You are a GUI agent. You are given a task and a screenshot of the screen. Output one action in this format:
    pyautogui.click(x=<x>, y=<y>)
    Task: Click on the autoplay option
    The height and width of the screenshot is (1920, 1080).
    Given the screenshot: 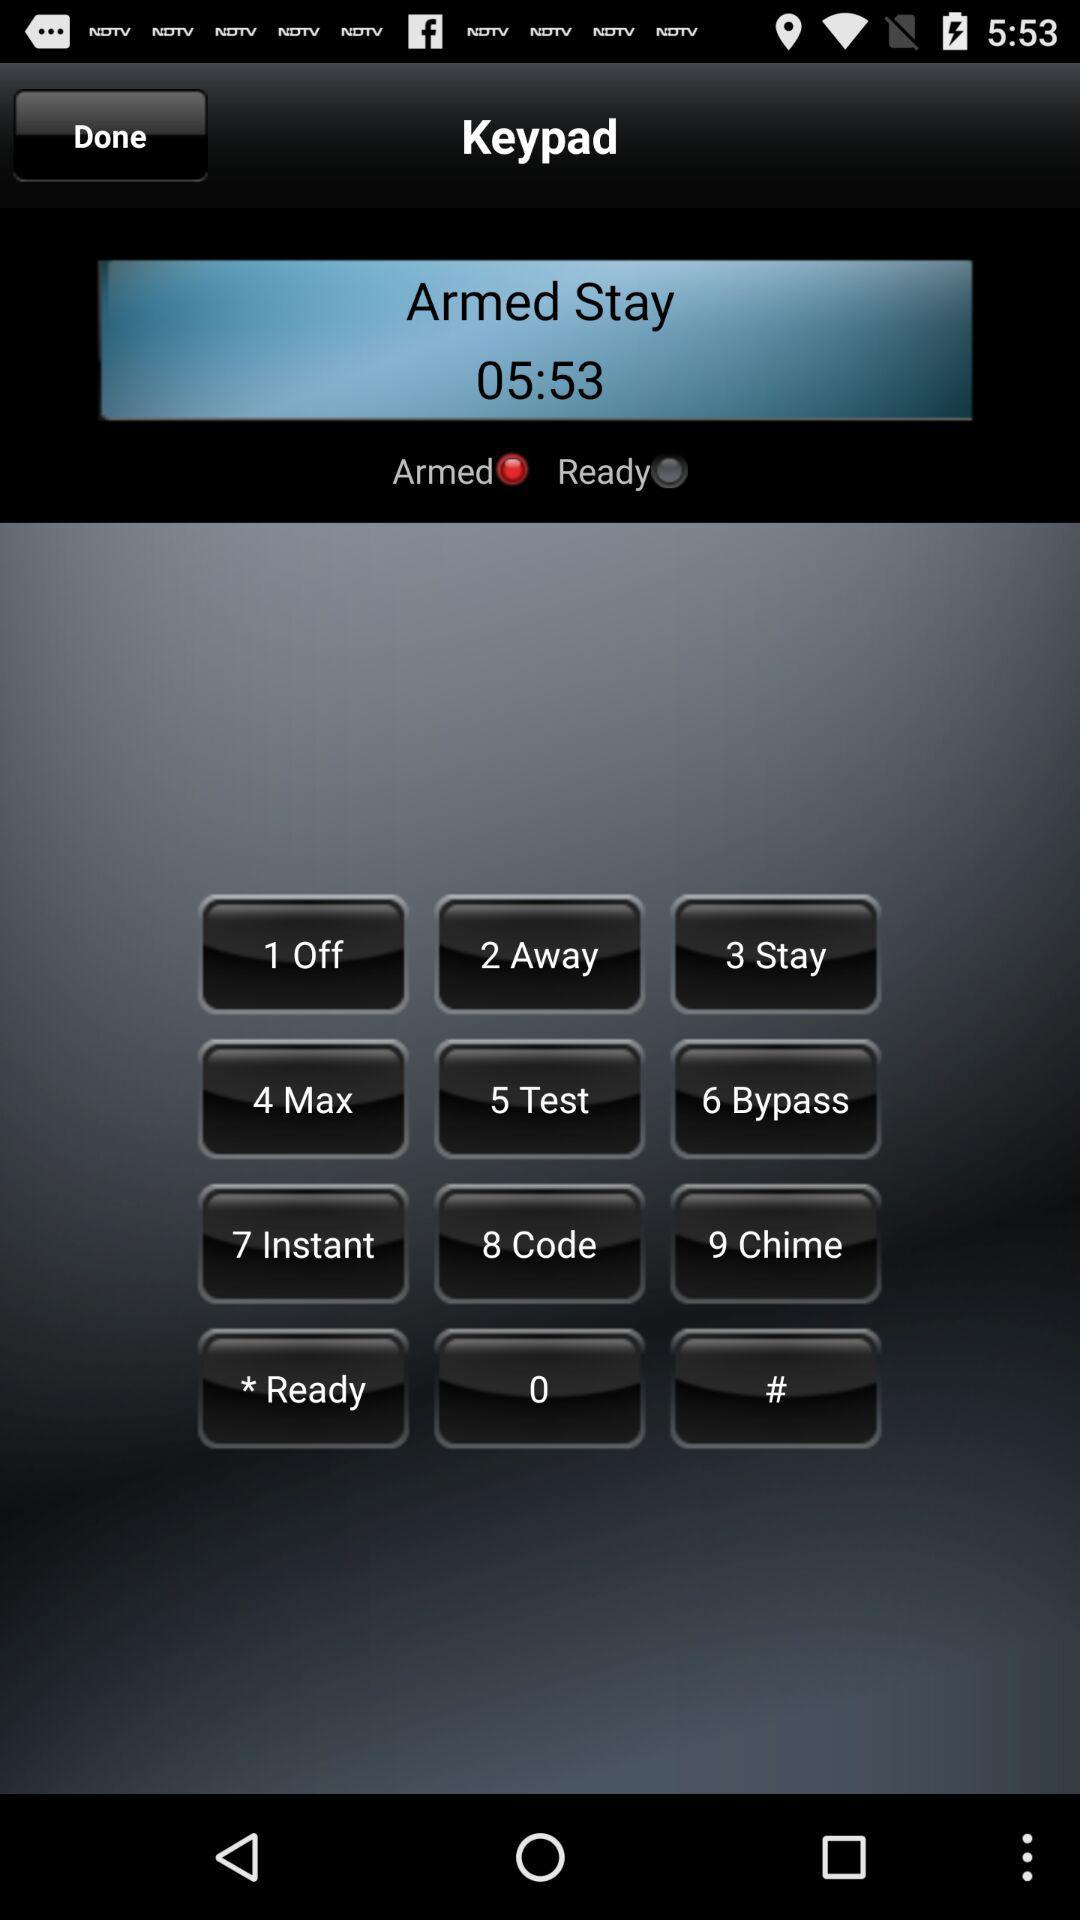 What is the action you would take?
    pyautogui.click(x=511, y=468)
    